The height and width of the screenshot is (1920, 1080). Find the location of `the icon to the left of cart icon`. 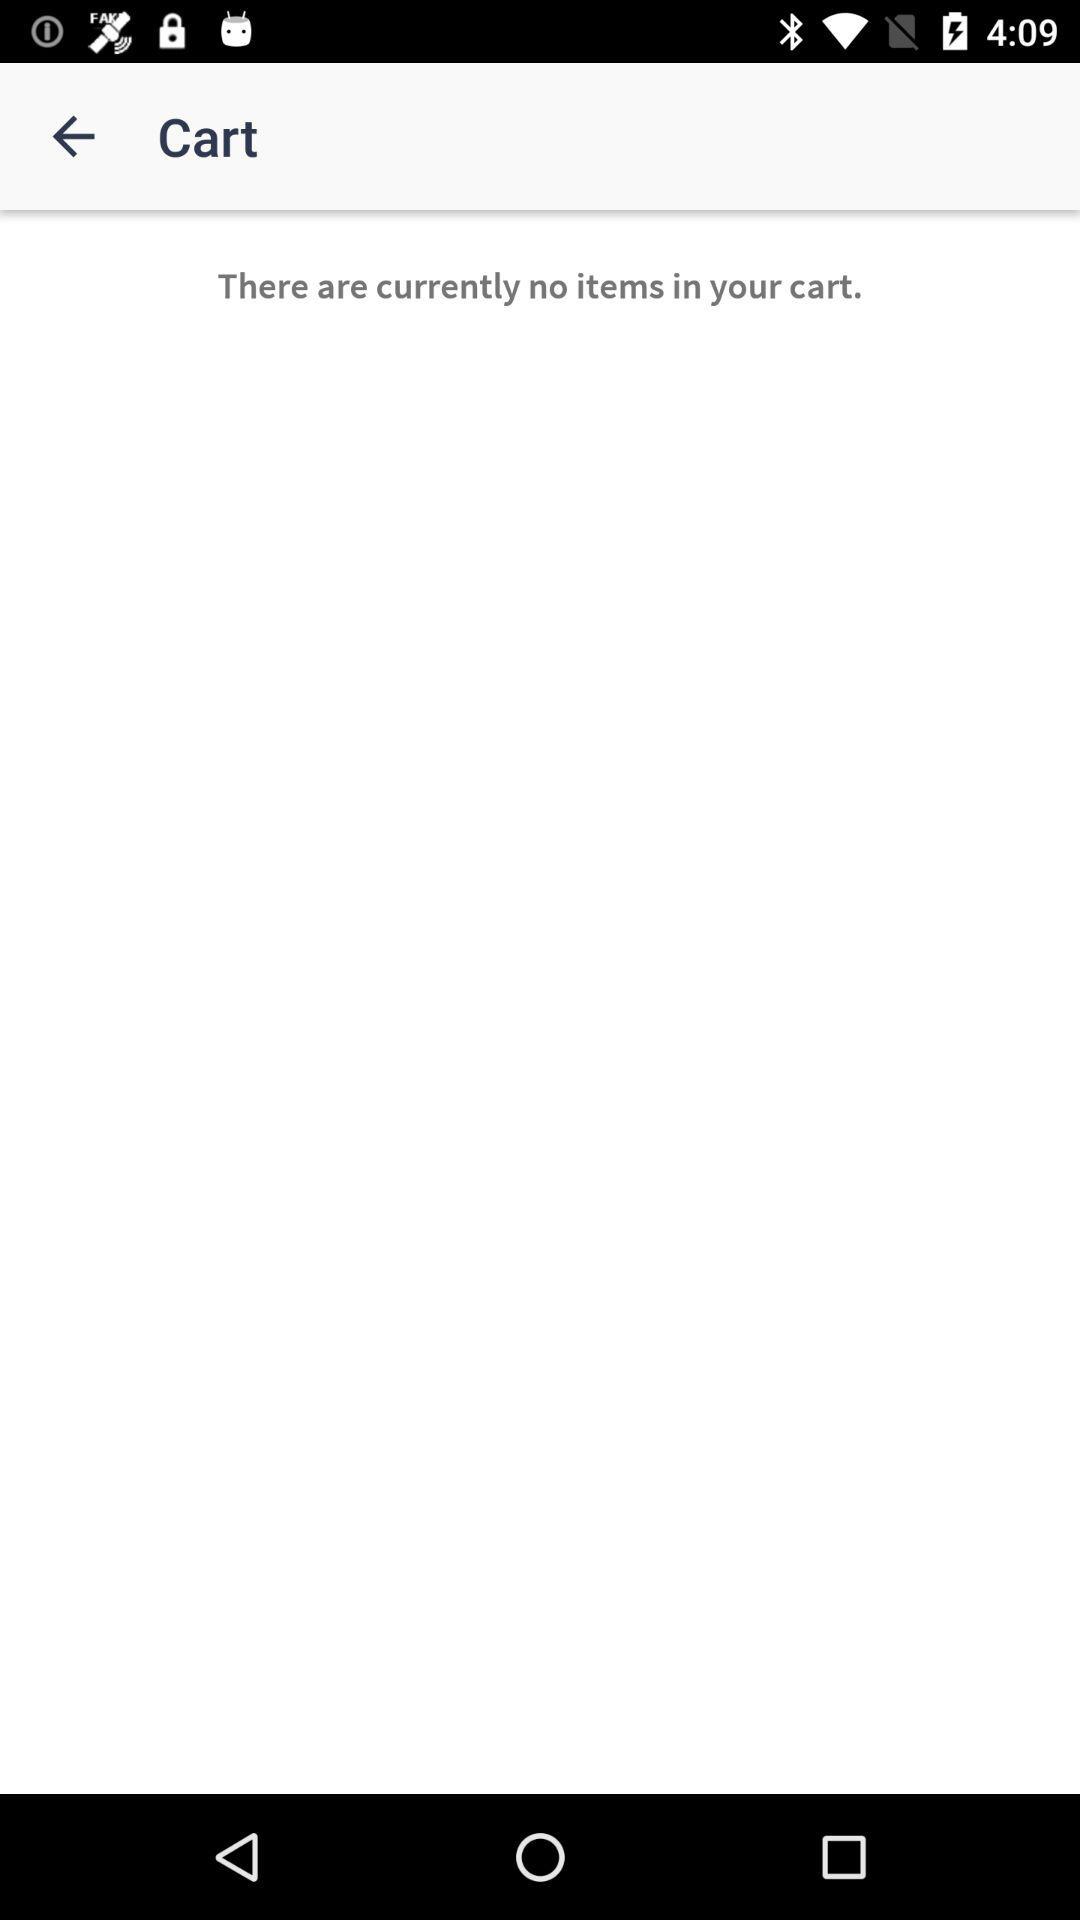

the icon to the left of cart icon is located at coordinates (72, 135).